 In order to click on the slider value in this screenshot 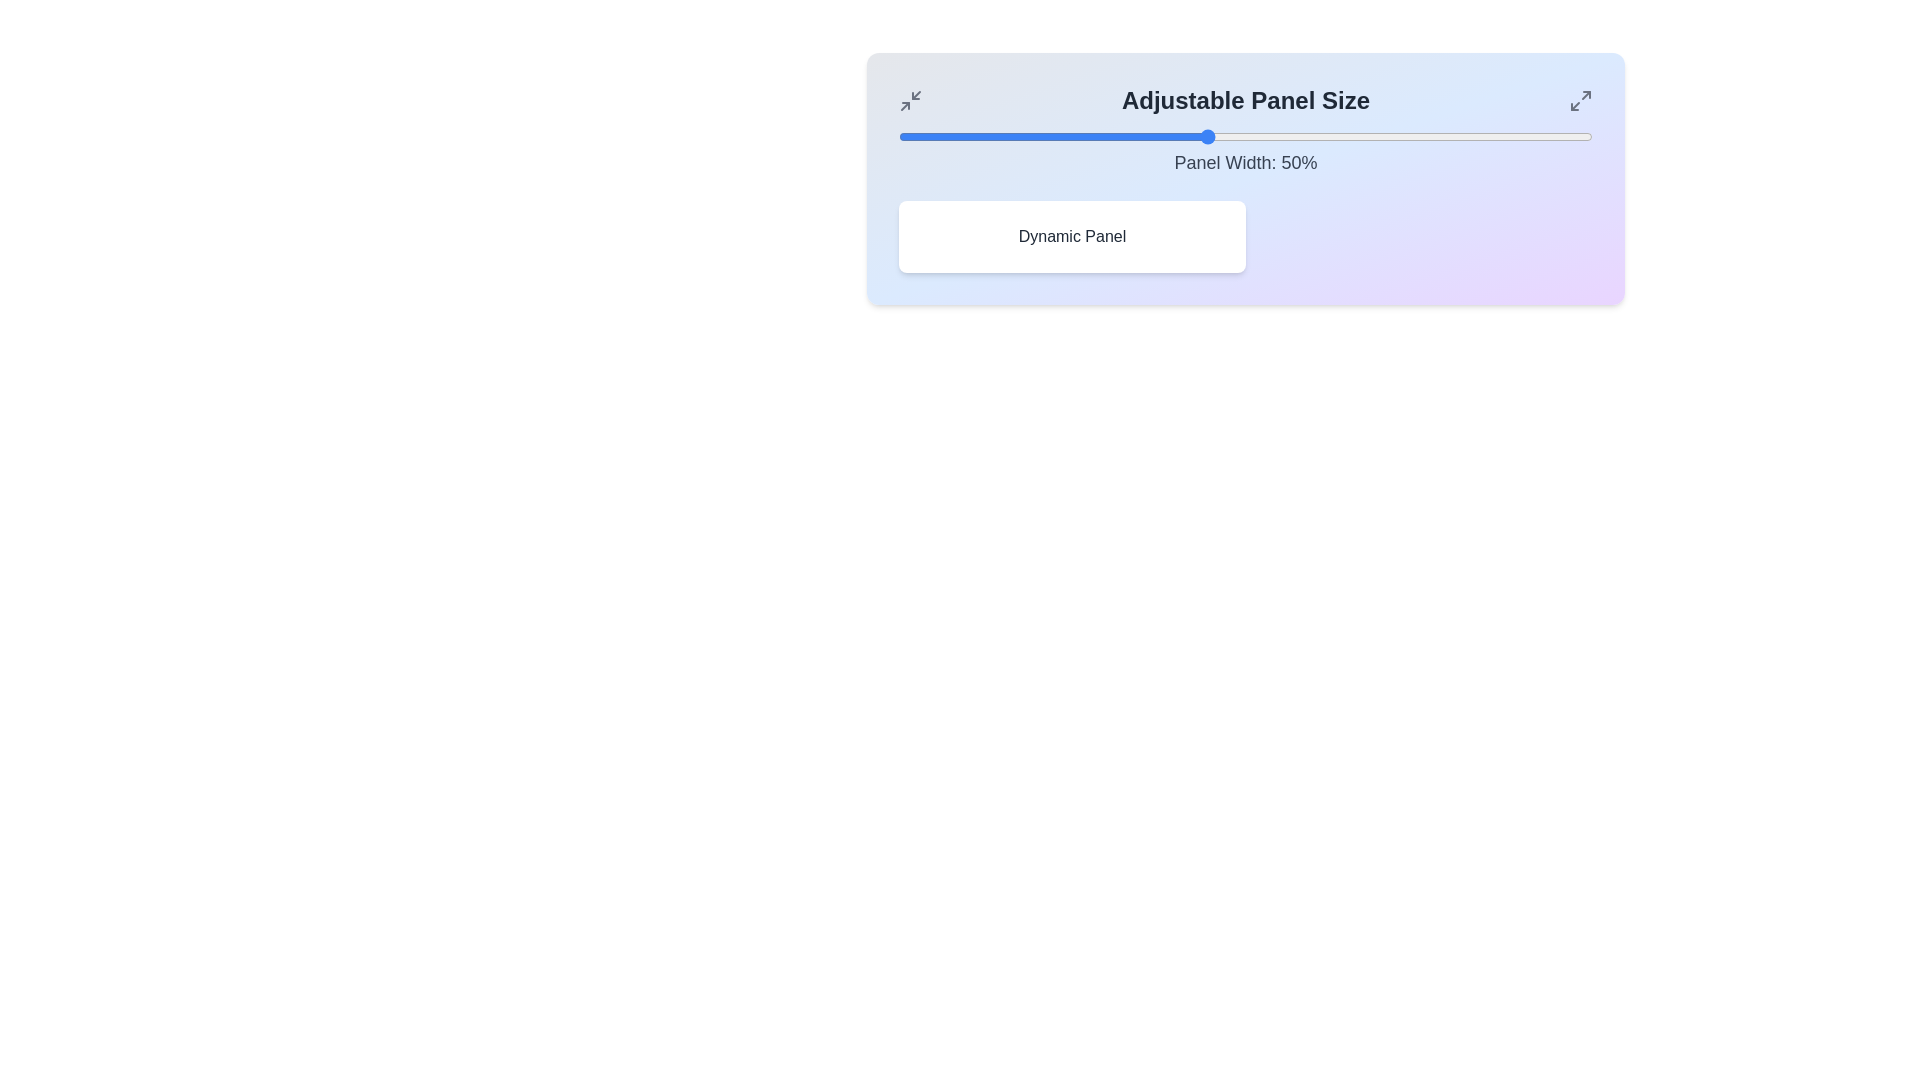, I will do `click(1030, 136)`.